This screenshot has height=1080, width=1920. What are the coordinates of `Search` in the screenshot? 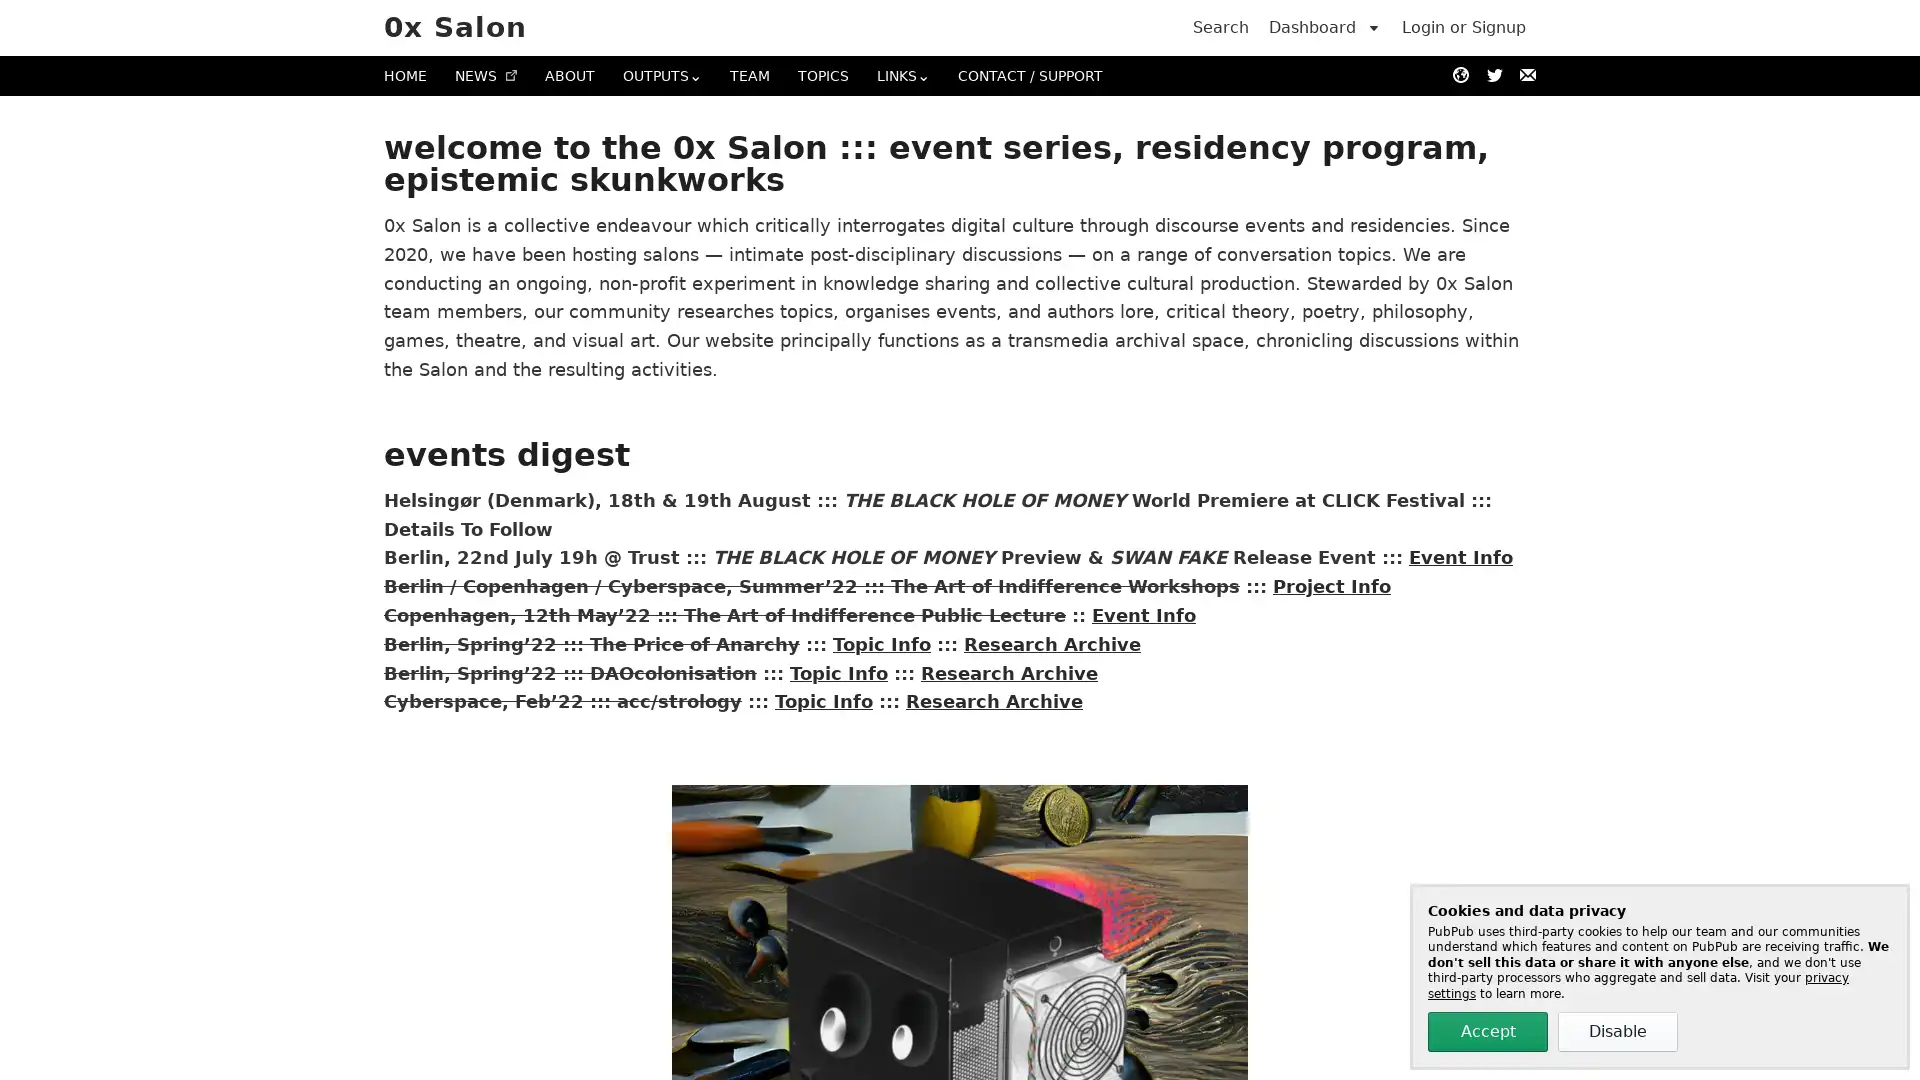 It's located at (1219, 27).